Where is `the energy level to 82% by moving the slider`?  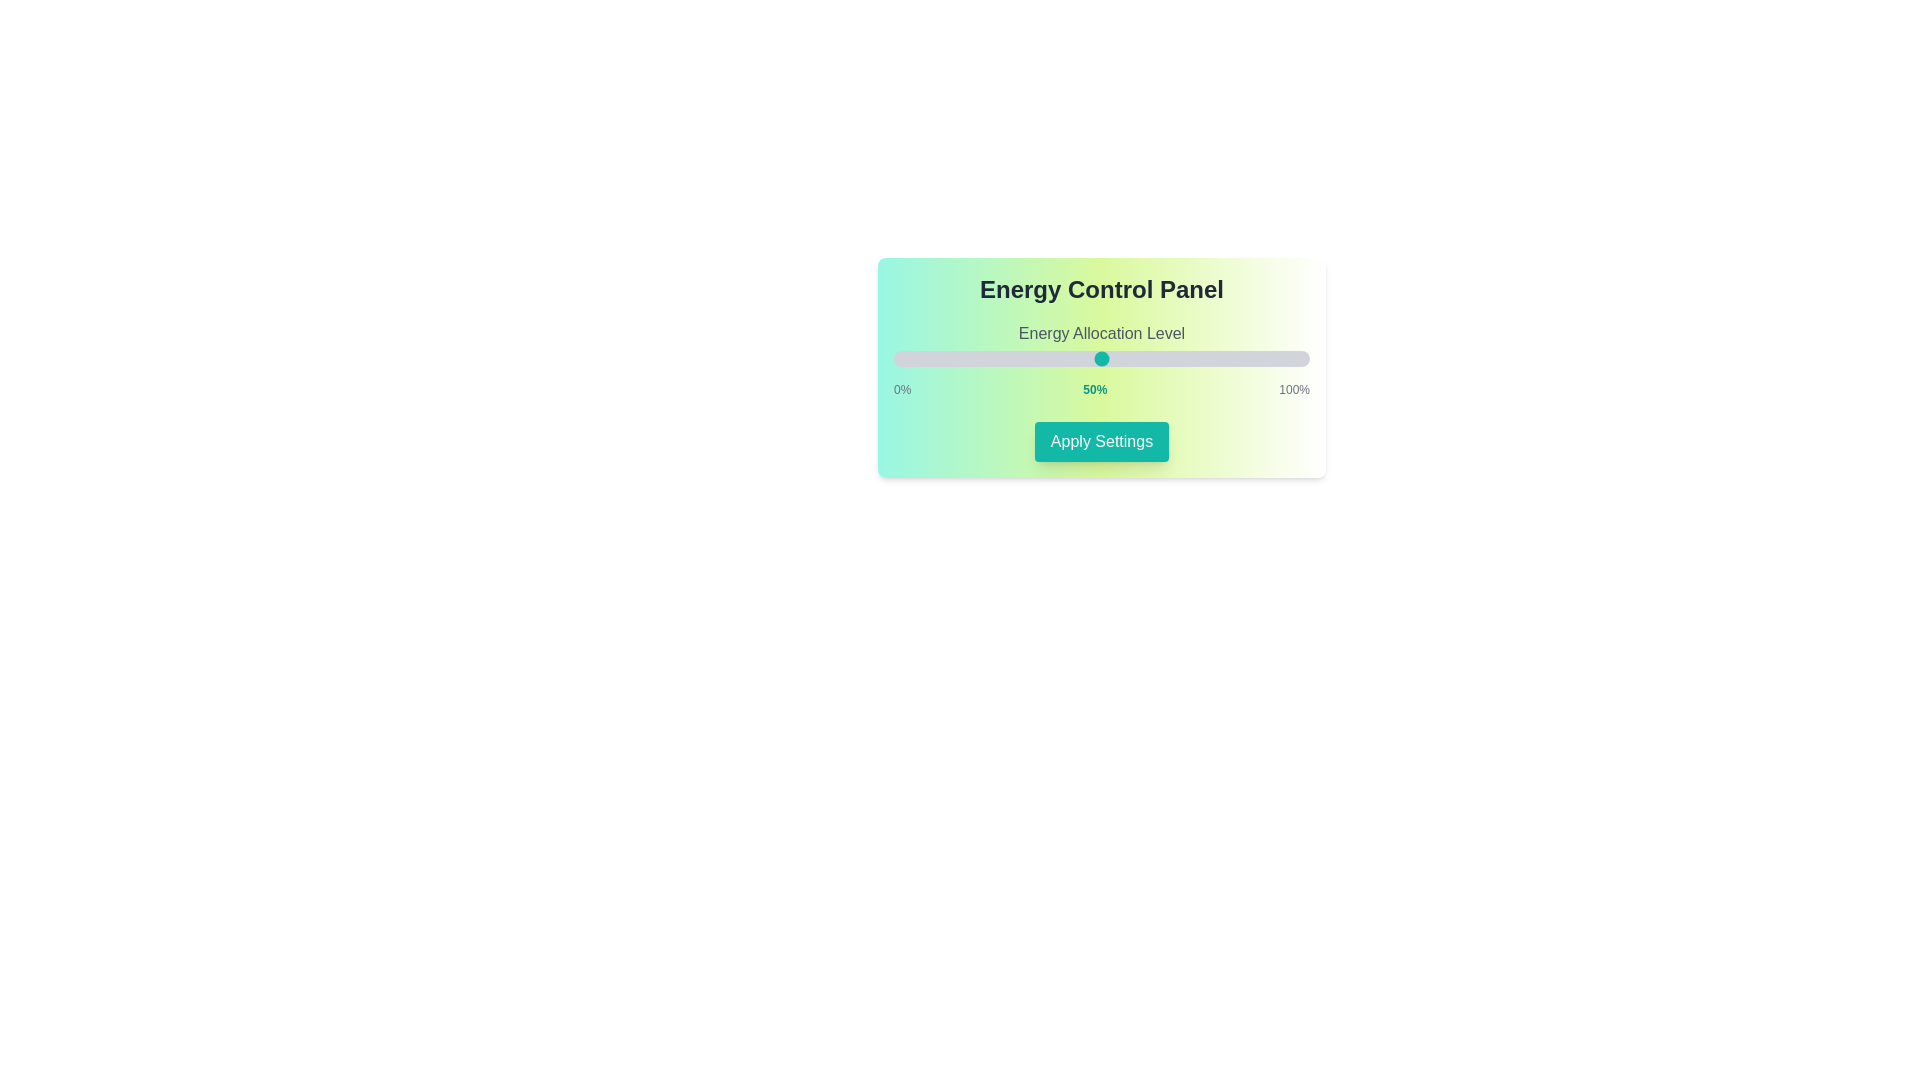
the energy level to 82% by moving the slider is located at coordinates (1234, 357).